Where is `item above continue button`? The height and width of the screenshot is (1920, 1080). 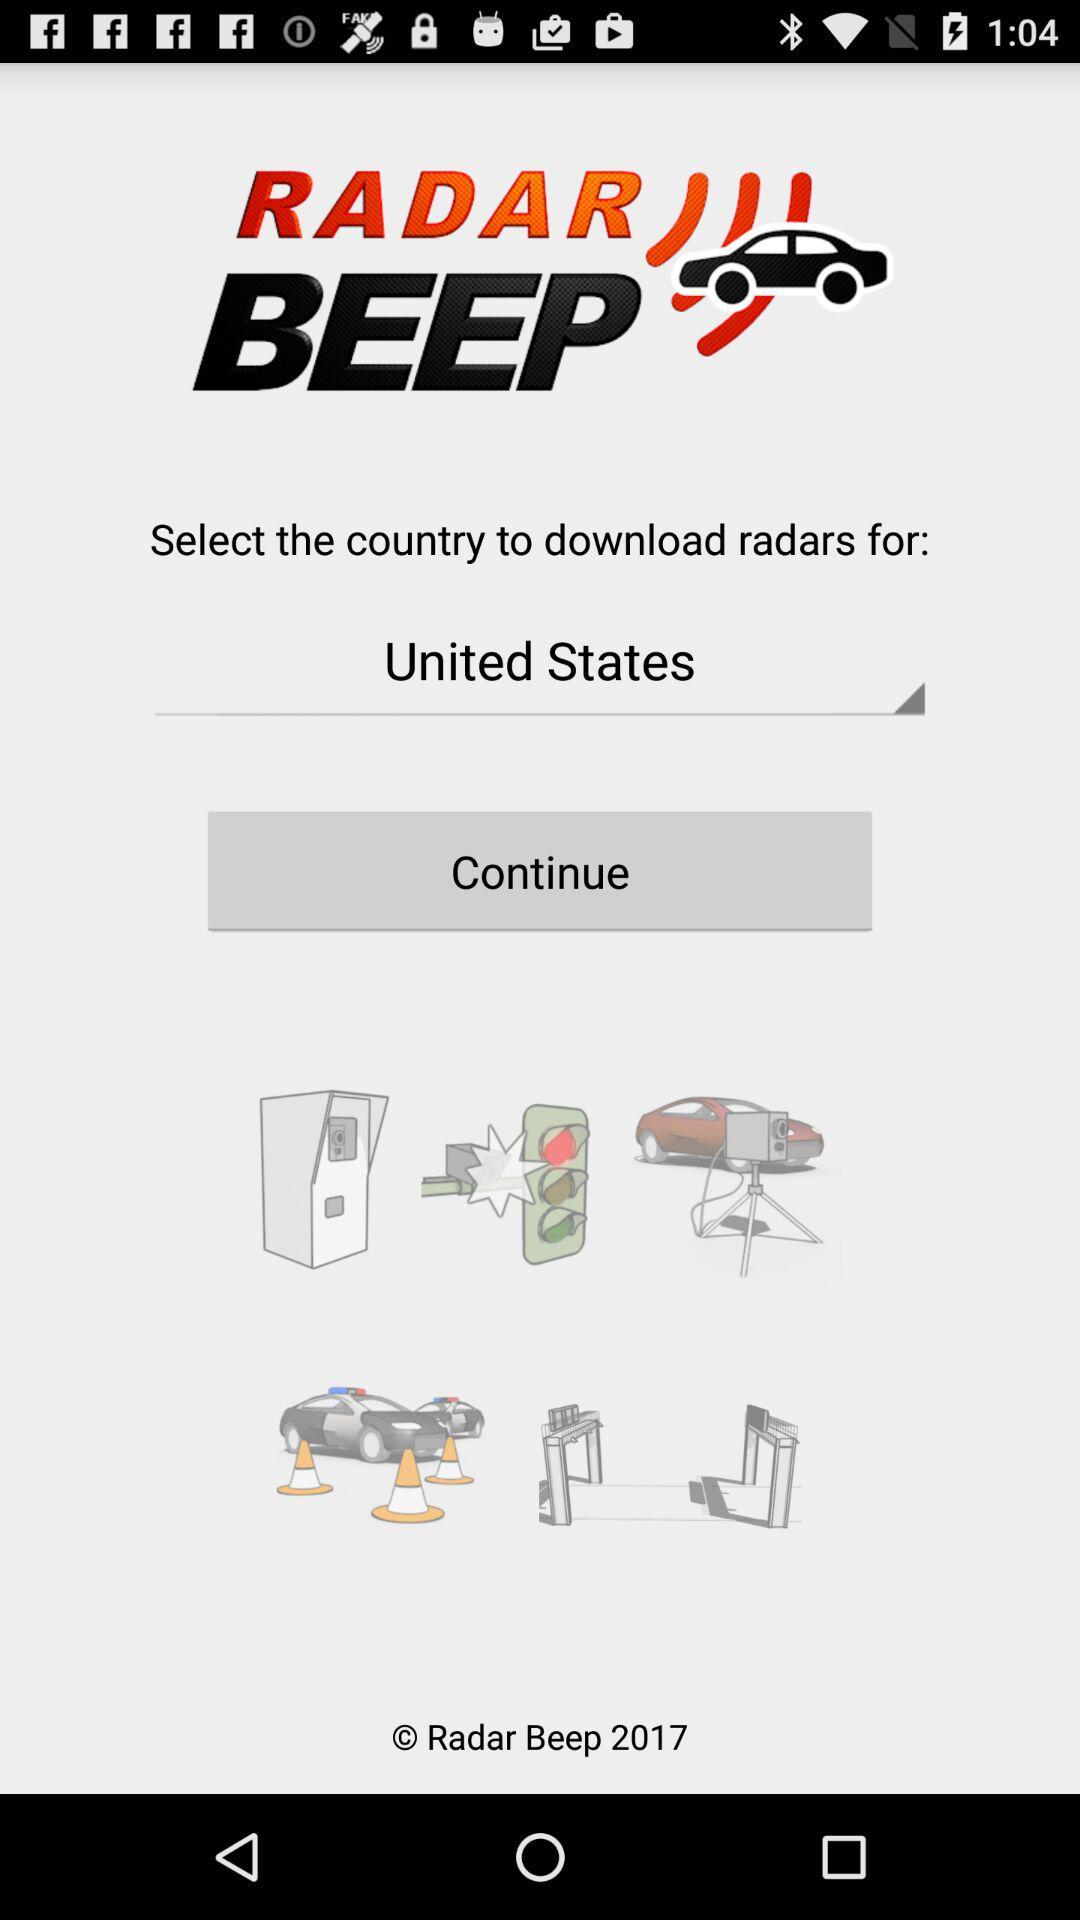
item above continue button is located at coordinates (540, 659).